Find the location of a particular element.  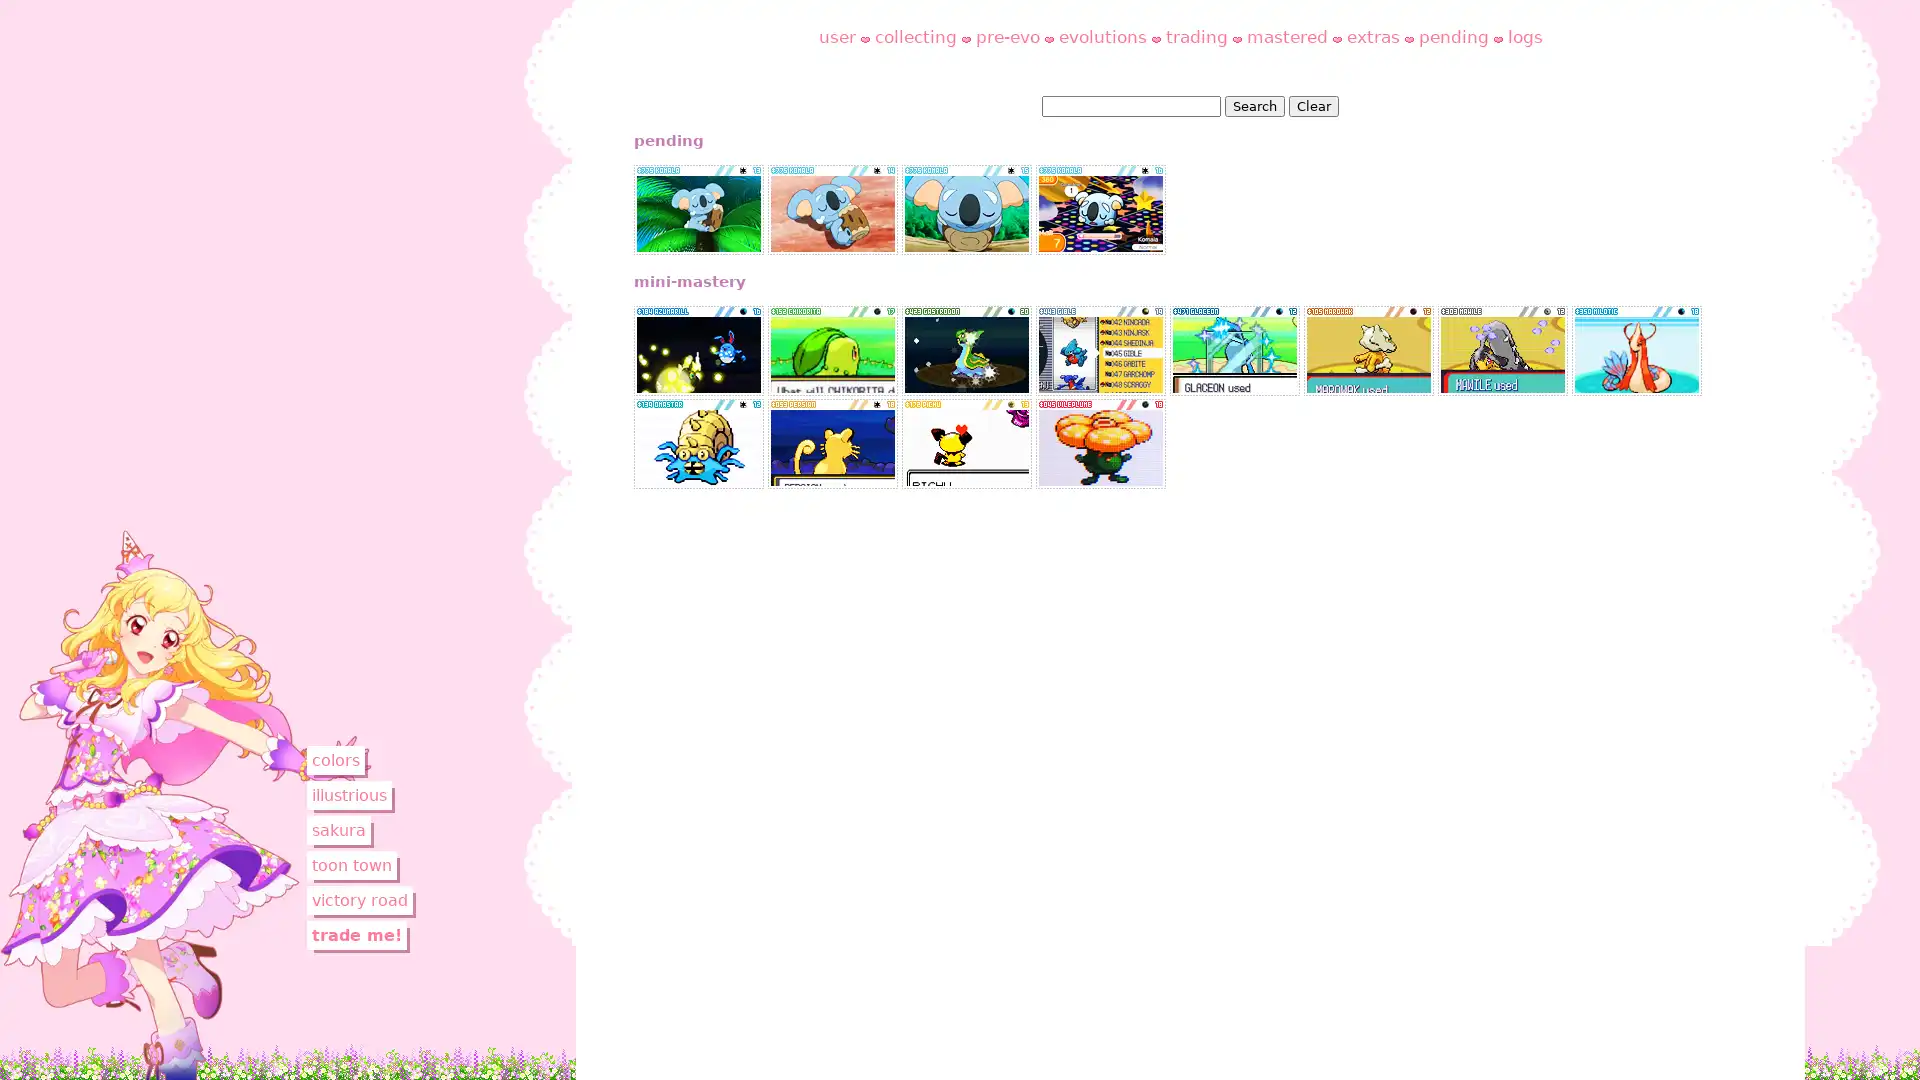

Search is located at coordinates (1252, 106).